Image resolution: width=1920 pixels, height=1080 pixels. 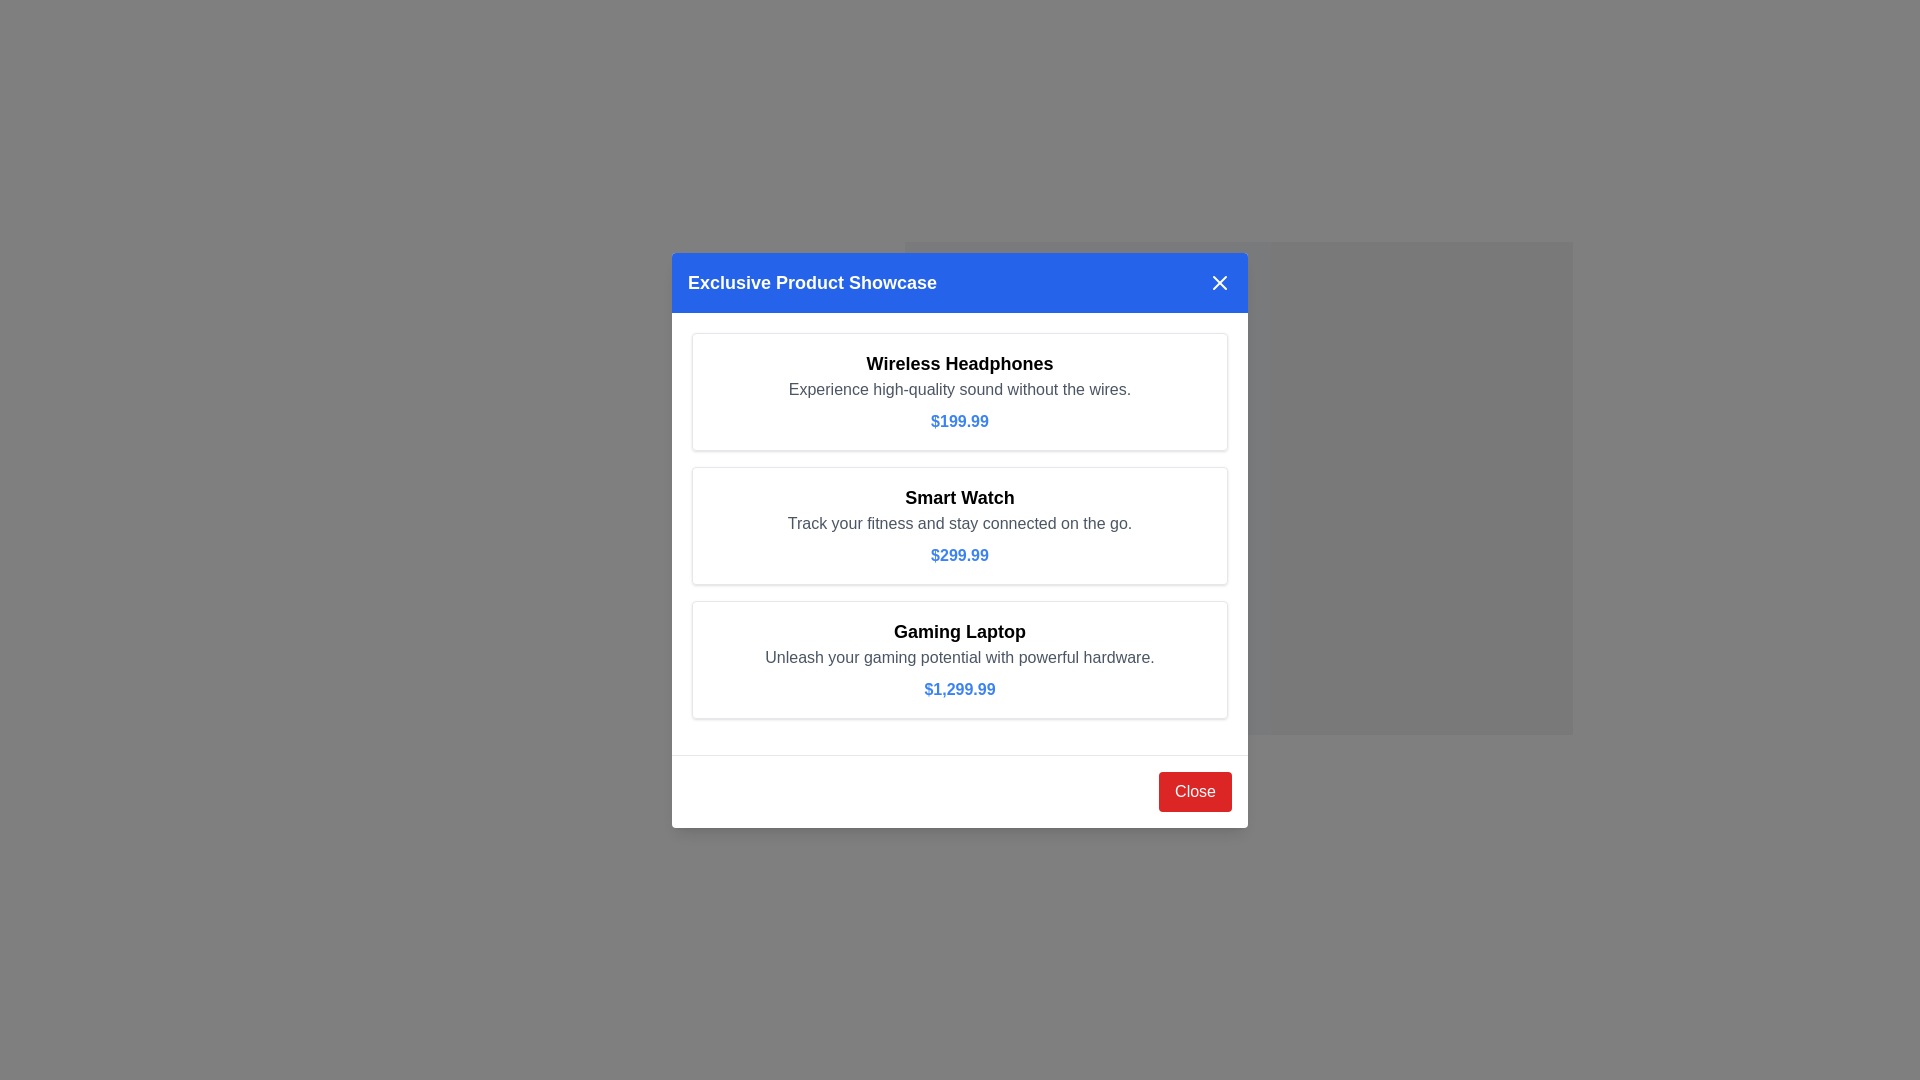 What do you see at coordinates (960, 688) in the screenshot?
I see `the text label displaying the price '$1,299.99', which is styled in bold, blue font and located below the description of 'Gaming Laptop' in the lower section of the modal dialog box` at bounding box center [960, 688].